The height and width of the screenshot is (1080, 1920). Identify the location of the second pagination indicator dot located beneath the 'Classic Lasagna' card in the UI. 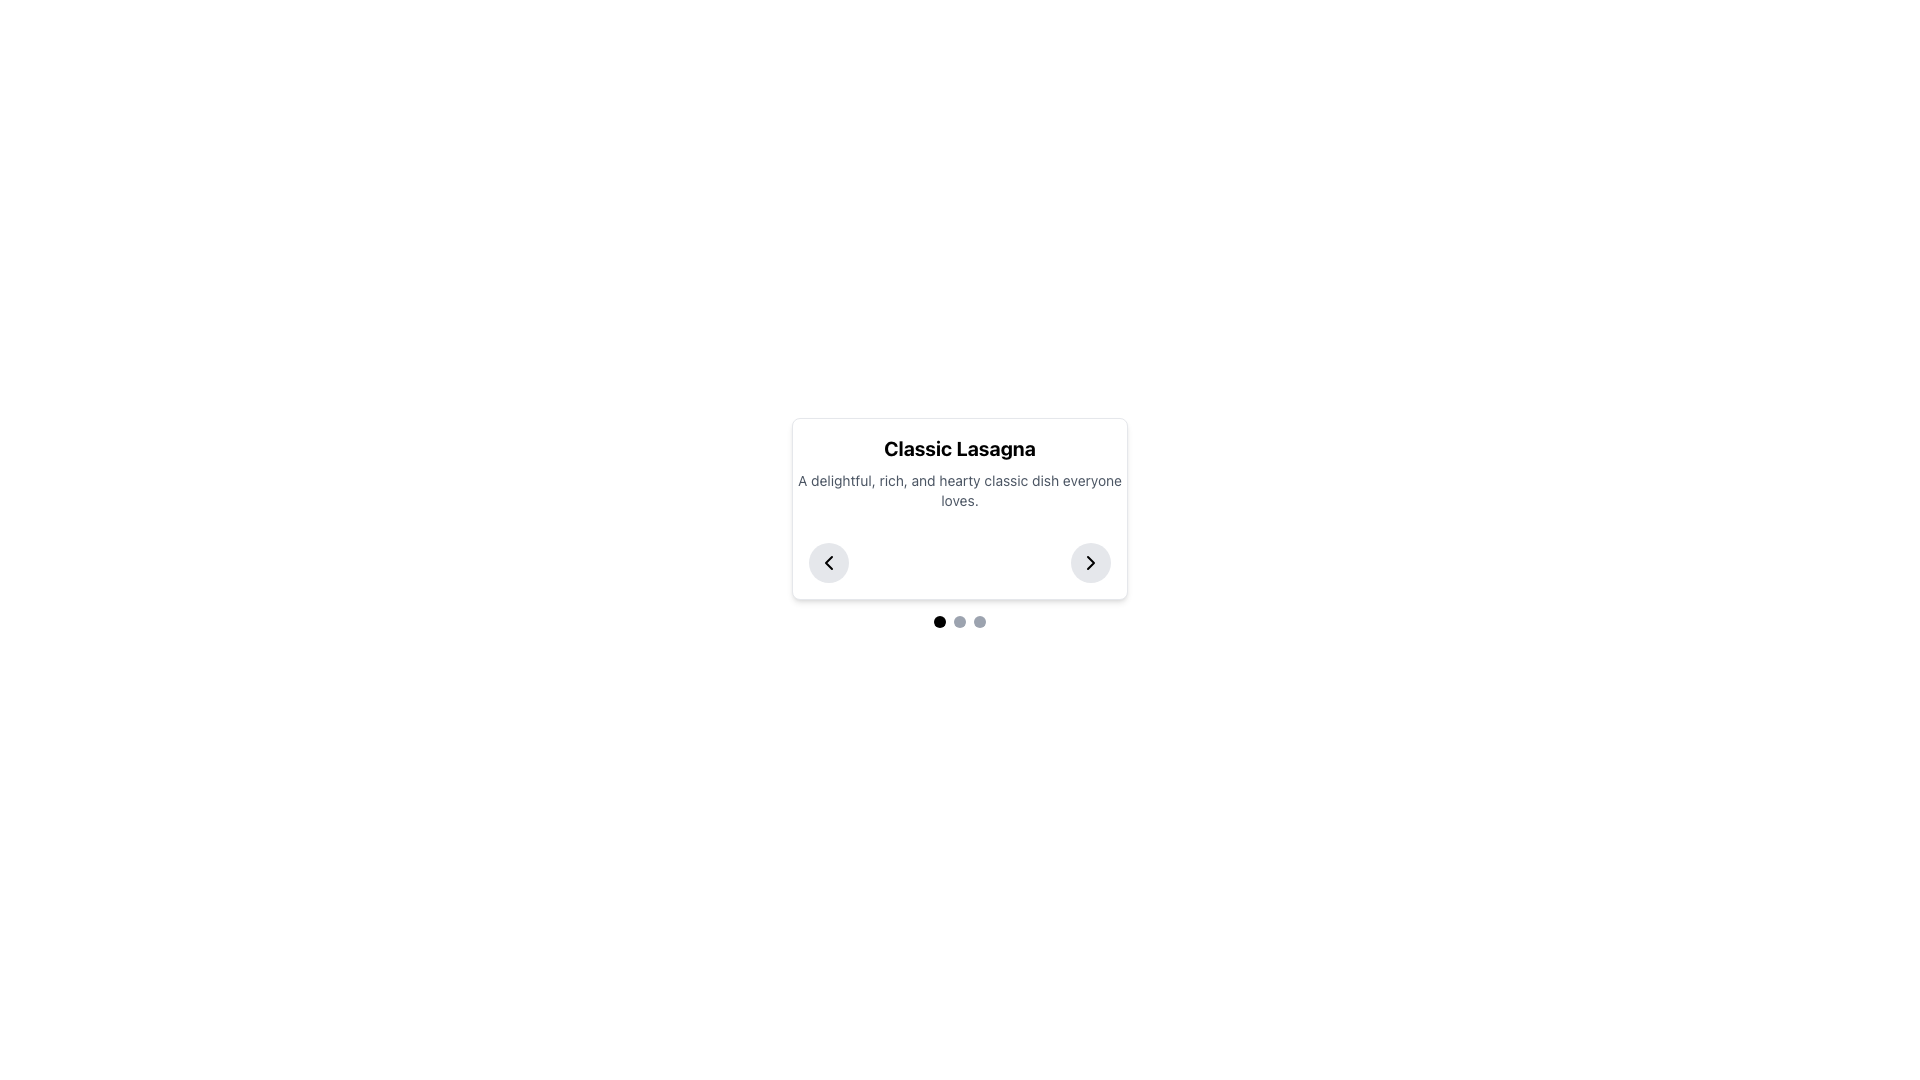
(960, 620).